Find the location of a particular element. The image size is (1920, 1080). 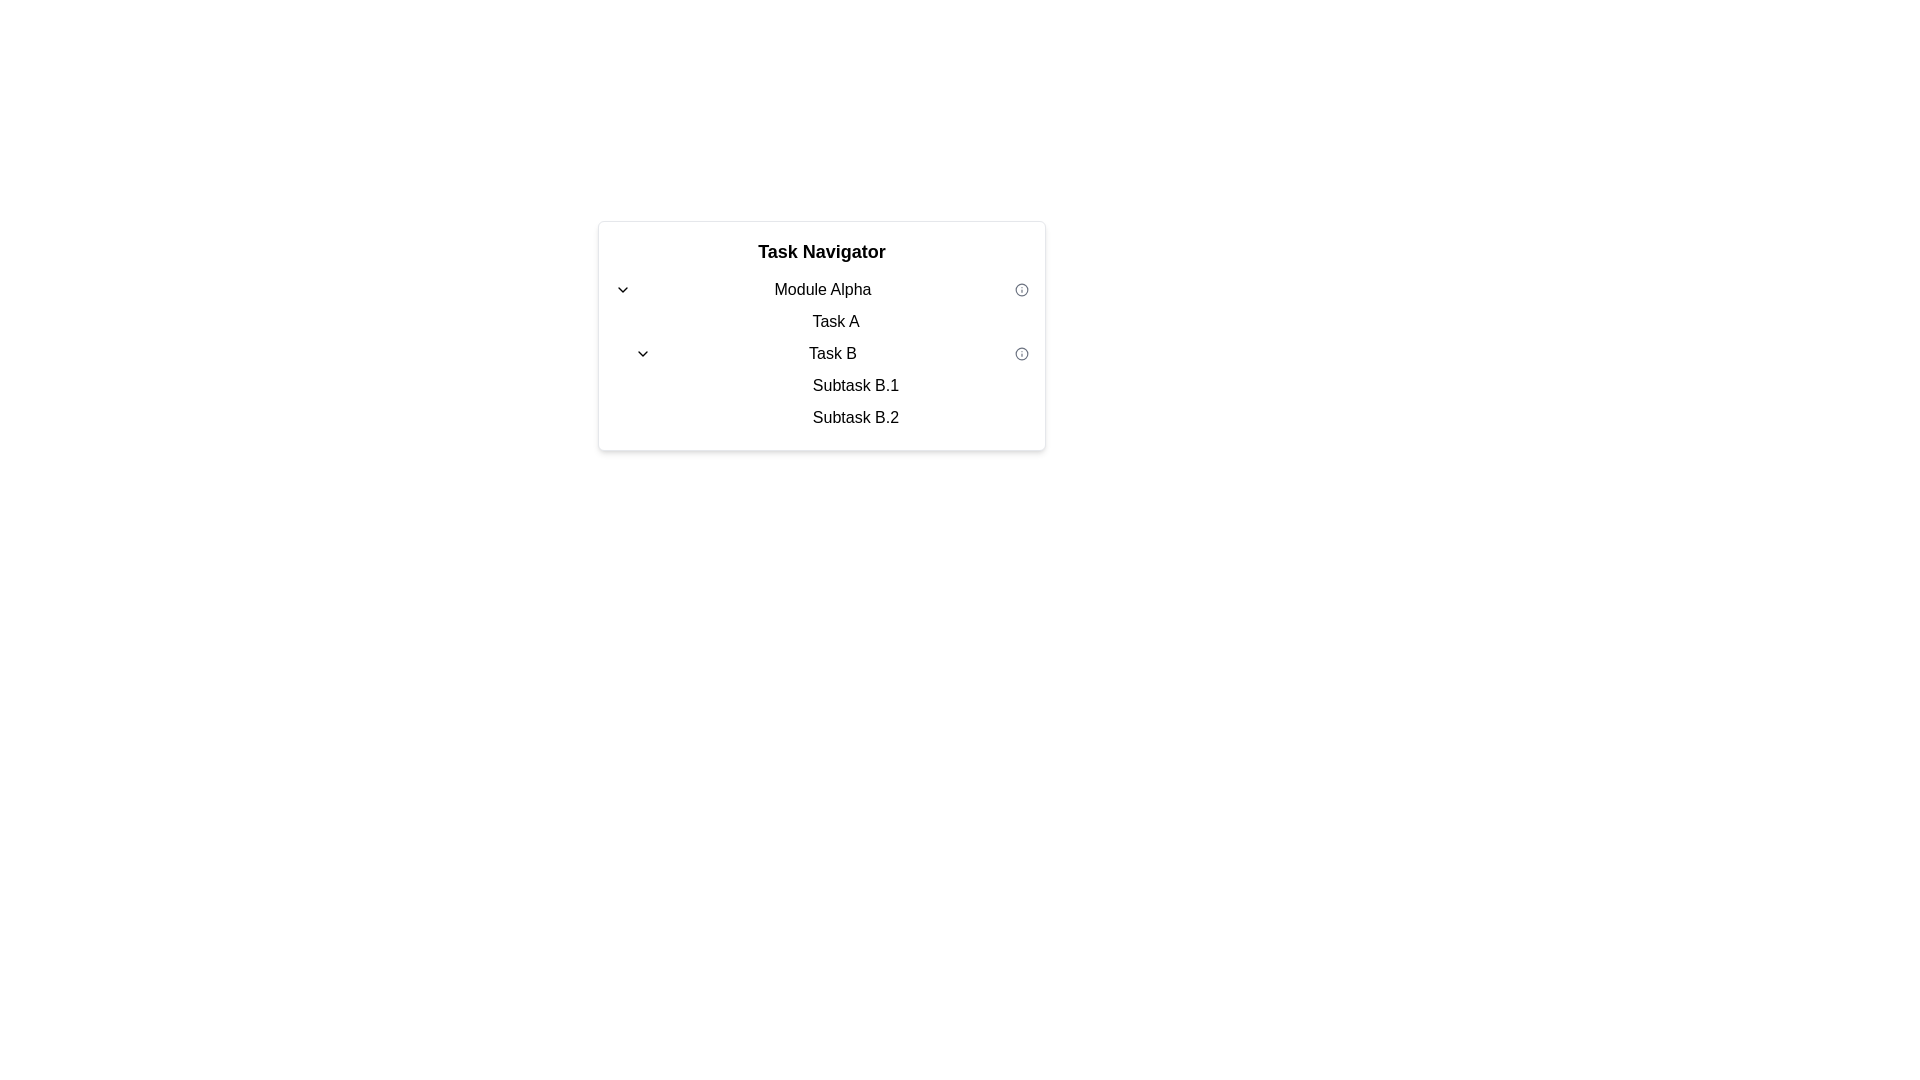

the circular vector graphic icon located near the top right corner of the interface, adjacent to the text 'Task Navigator' is located at coordinates (1022, 353).